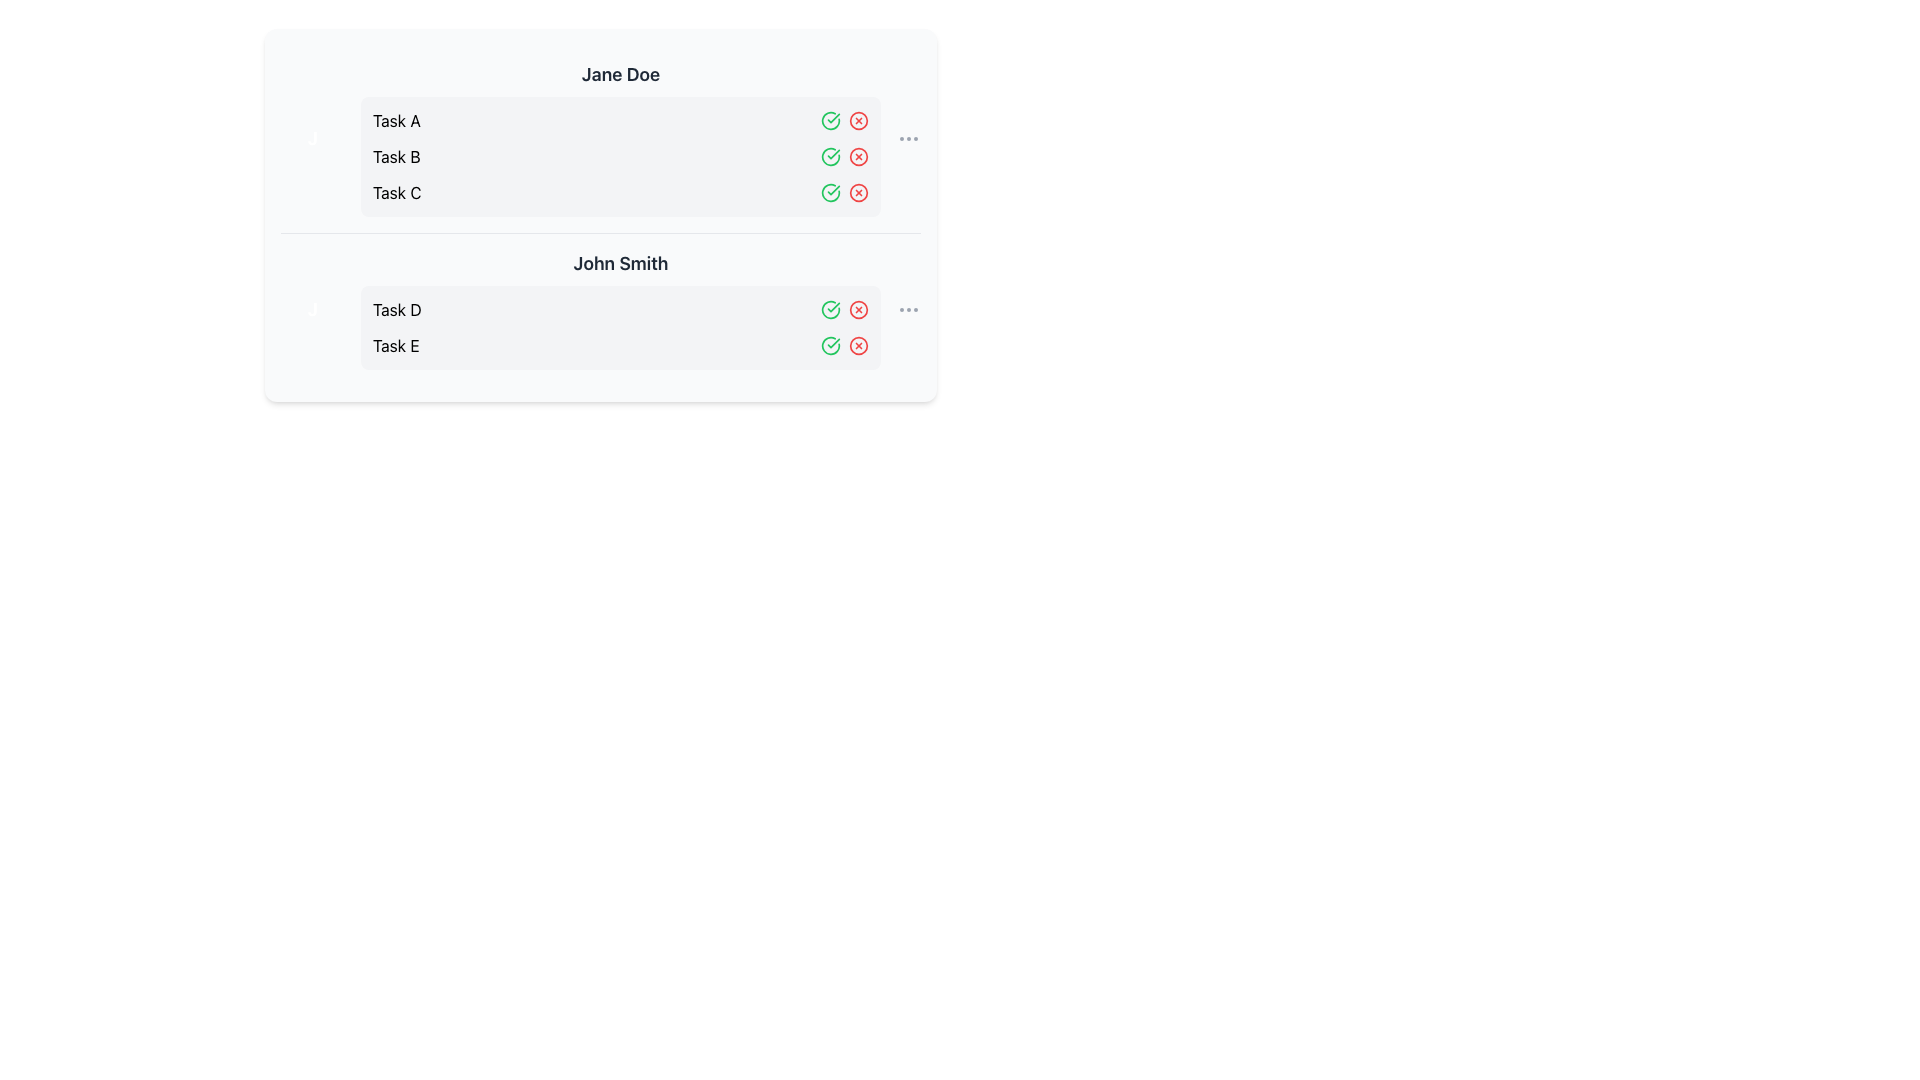 This screenshot has height=1080, width=1920. What do you see at coordinates (830, 192) in the screenshot?
I see `the circular outline of the Icon component within the SVG group, located to the right of 'Task C' under 'Jane Doe'` at bounding box center [830, 192].